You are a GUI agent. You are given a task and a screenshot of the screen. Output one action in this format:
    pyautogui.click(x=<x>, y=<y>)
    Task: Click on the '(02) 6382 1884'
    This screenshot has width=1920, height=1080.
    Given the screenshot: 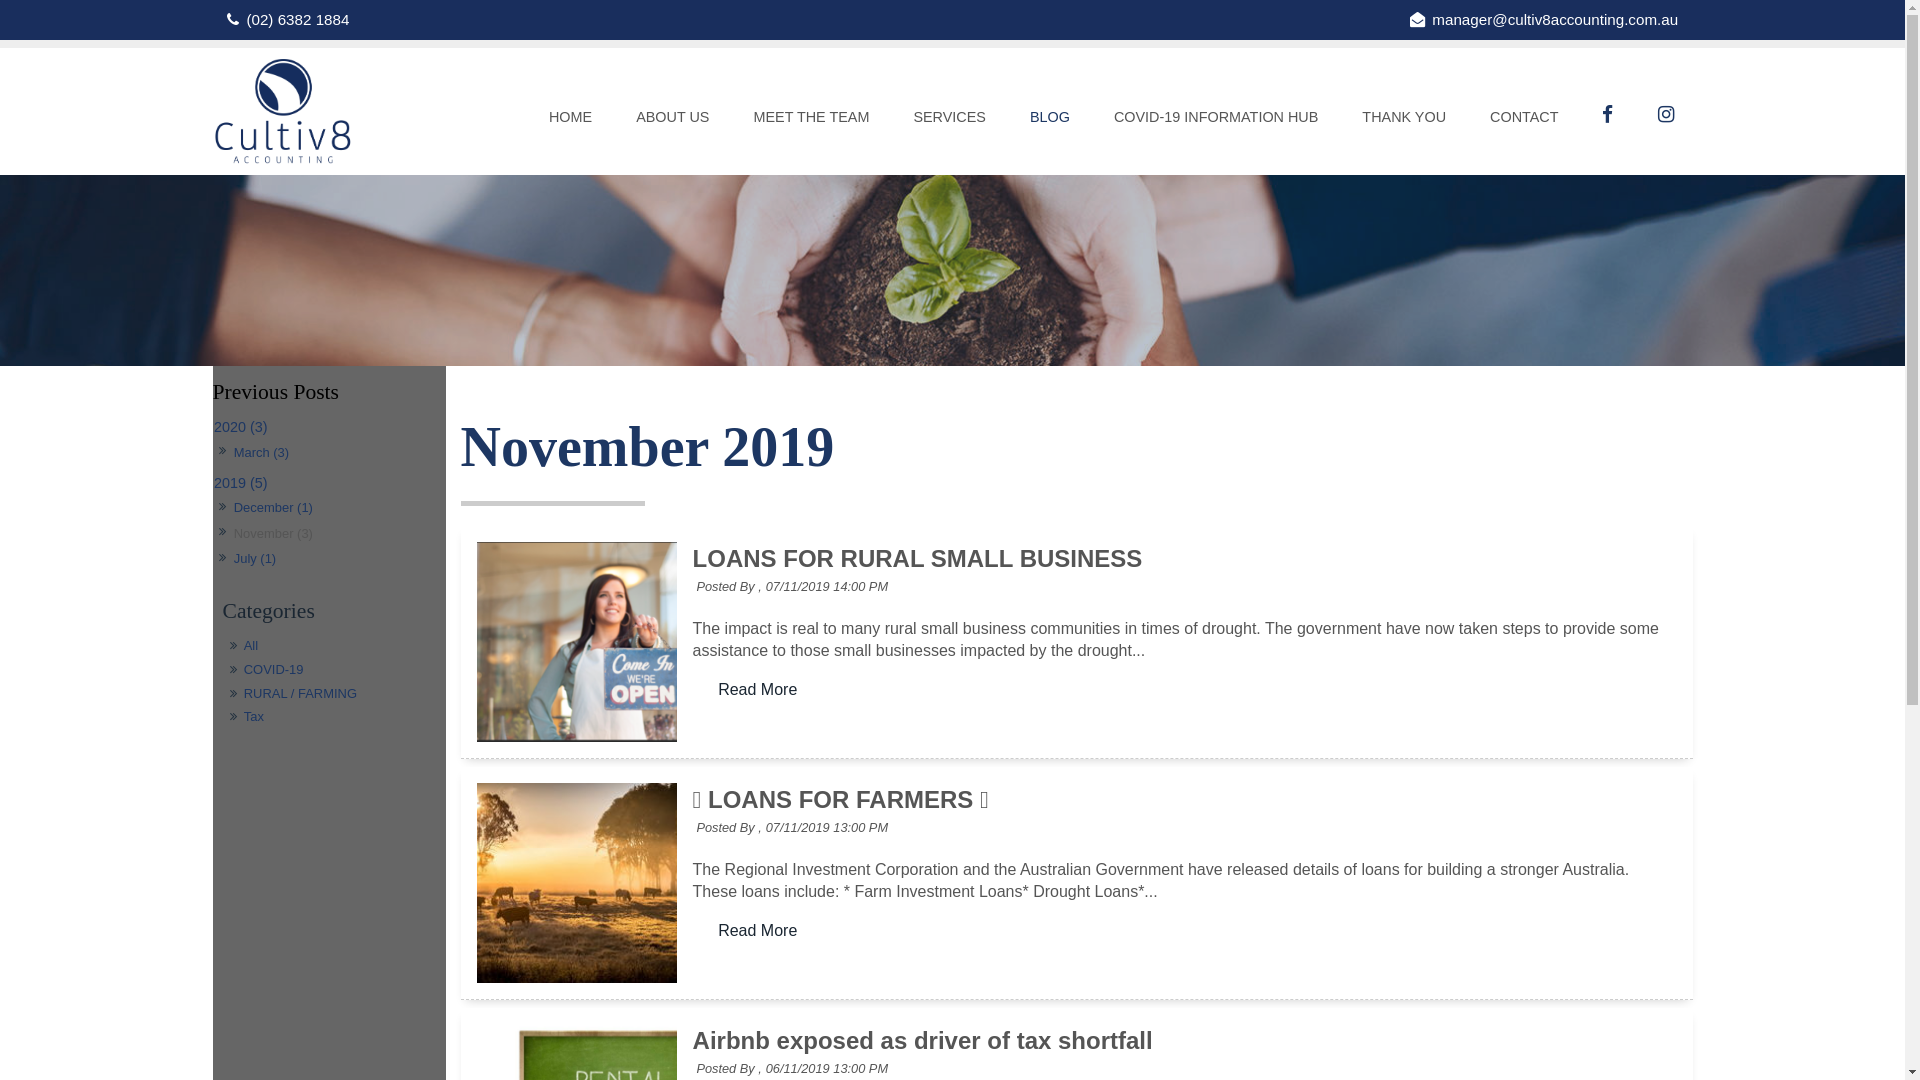 What is the action you would take?
    pyautogui.click(x=286, y=19)
    